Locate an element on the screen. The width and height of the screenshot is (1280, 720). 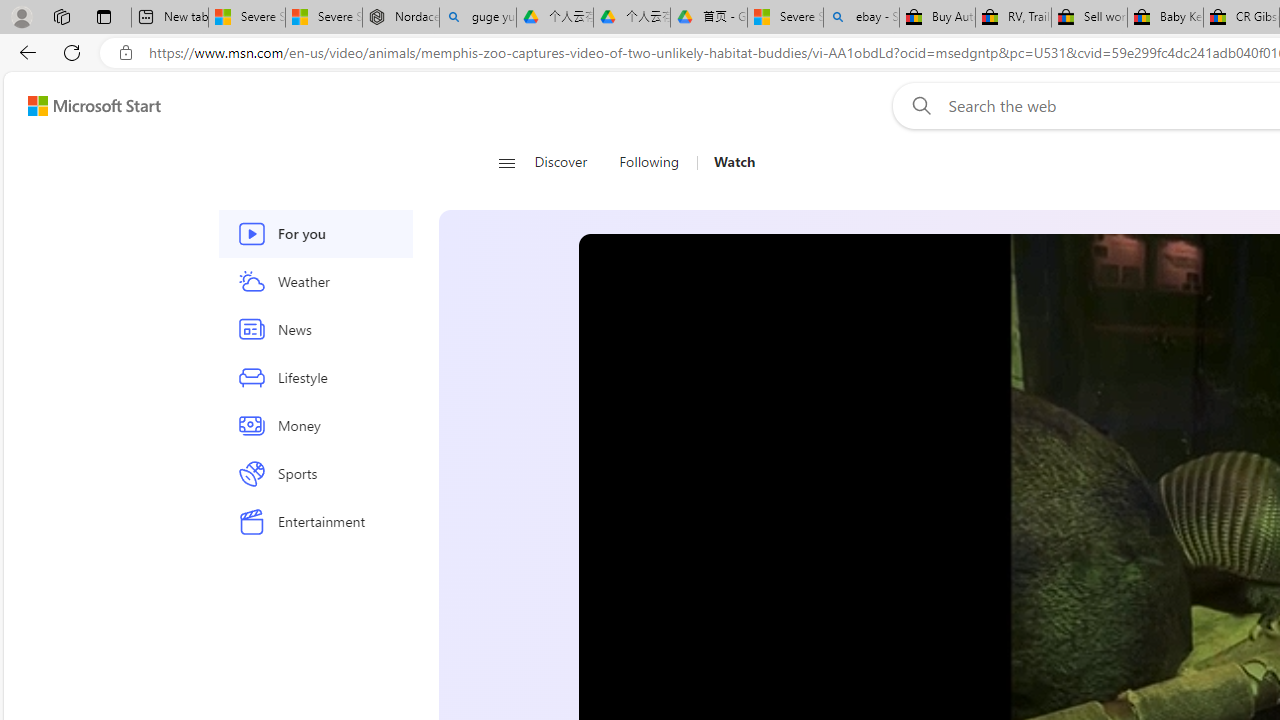
'RV, Trailer & Camper Steps & Ladders for sale | eBay' is located at coordinates (1013, 17).